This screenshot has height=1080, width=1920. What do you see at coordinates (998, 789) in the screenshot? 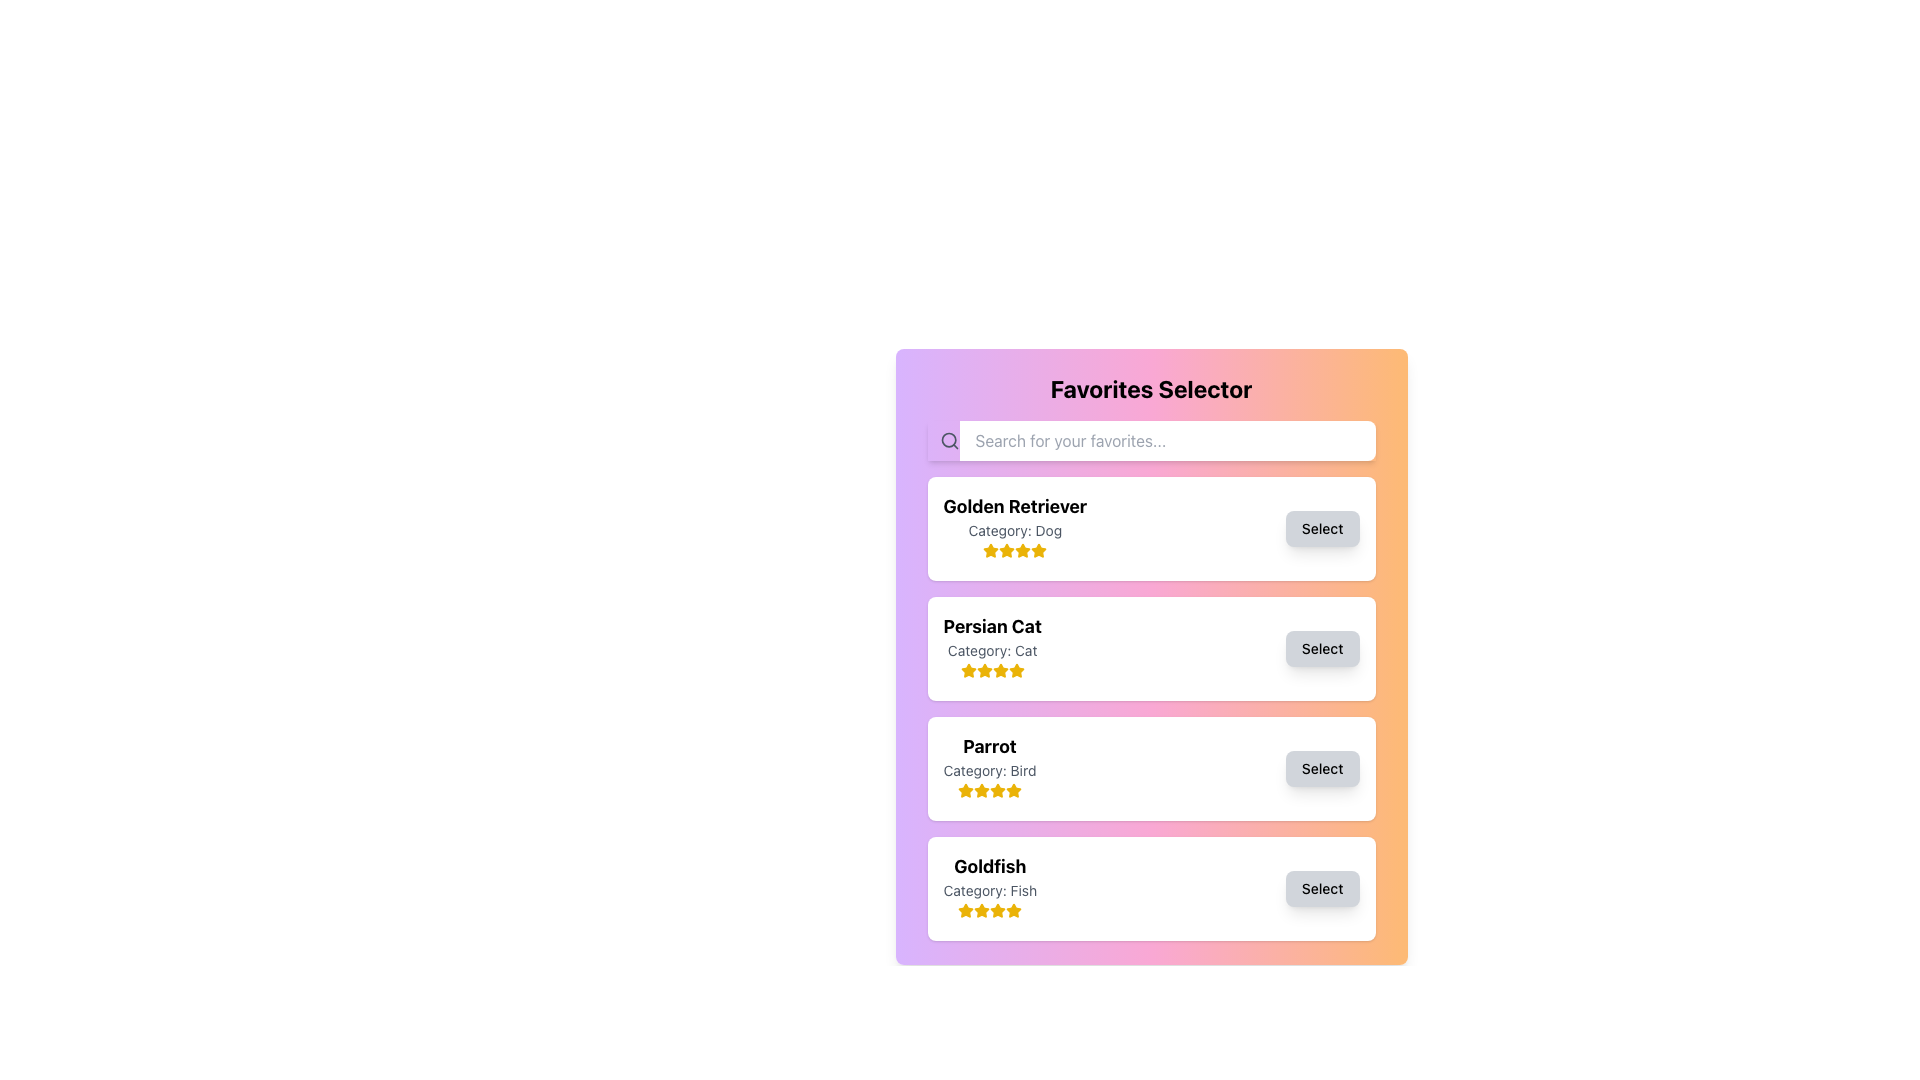
I see `the third yellow star icon in the 'Favorites Selector' interface next to the text 'Parrot' to observe hover effects` at bounding box center [998, 789].